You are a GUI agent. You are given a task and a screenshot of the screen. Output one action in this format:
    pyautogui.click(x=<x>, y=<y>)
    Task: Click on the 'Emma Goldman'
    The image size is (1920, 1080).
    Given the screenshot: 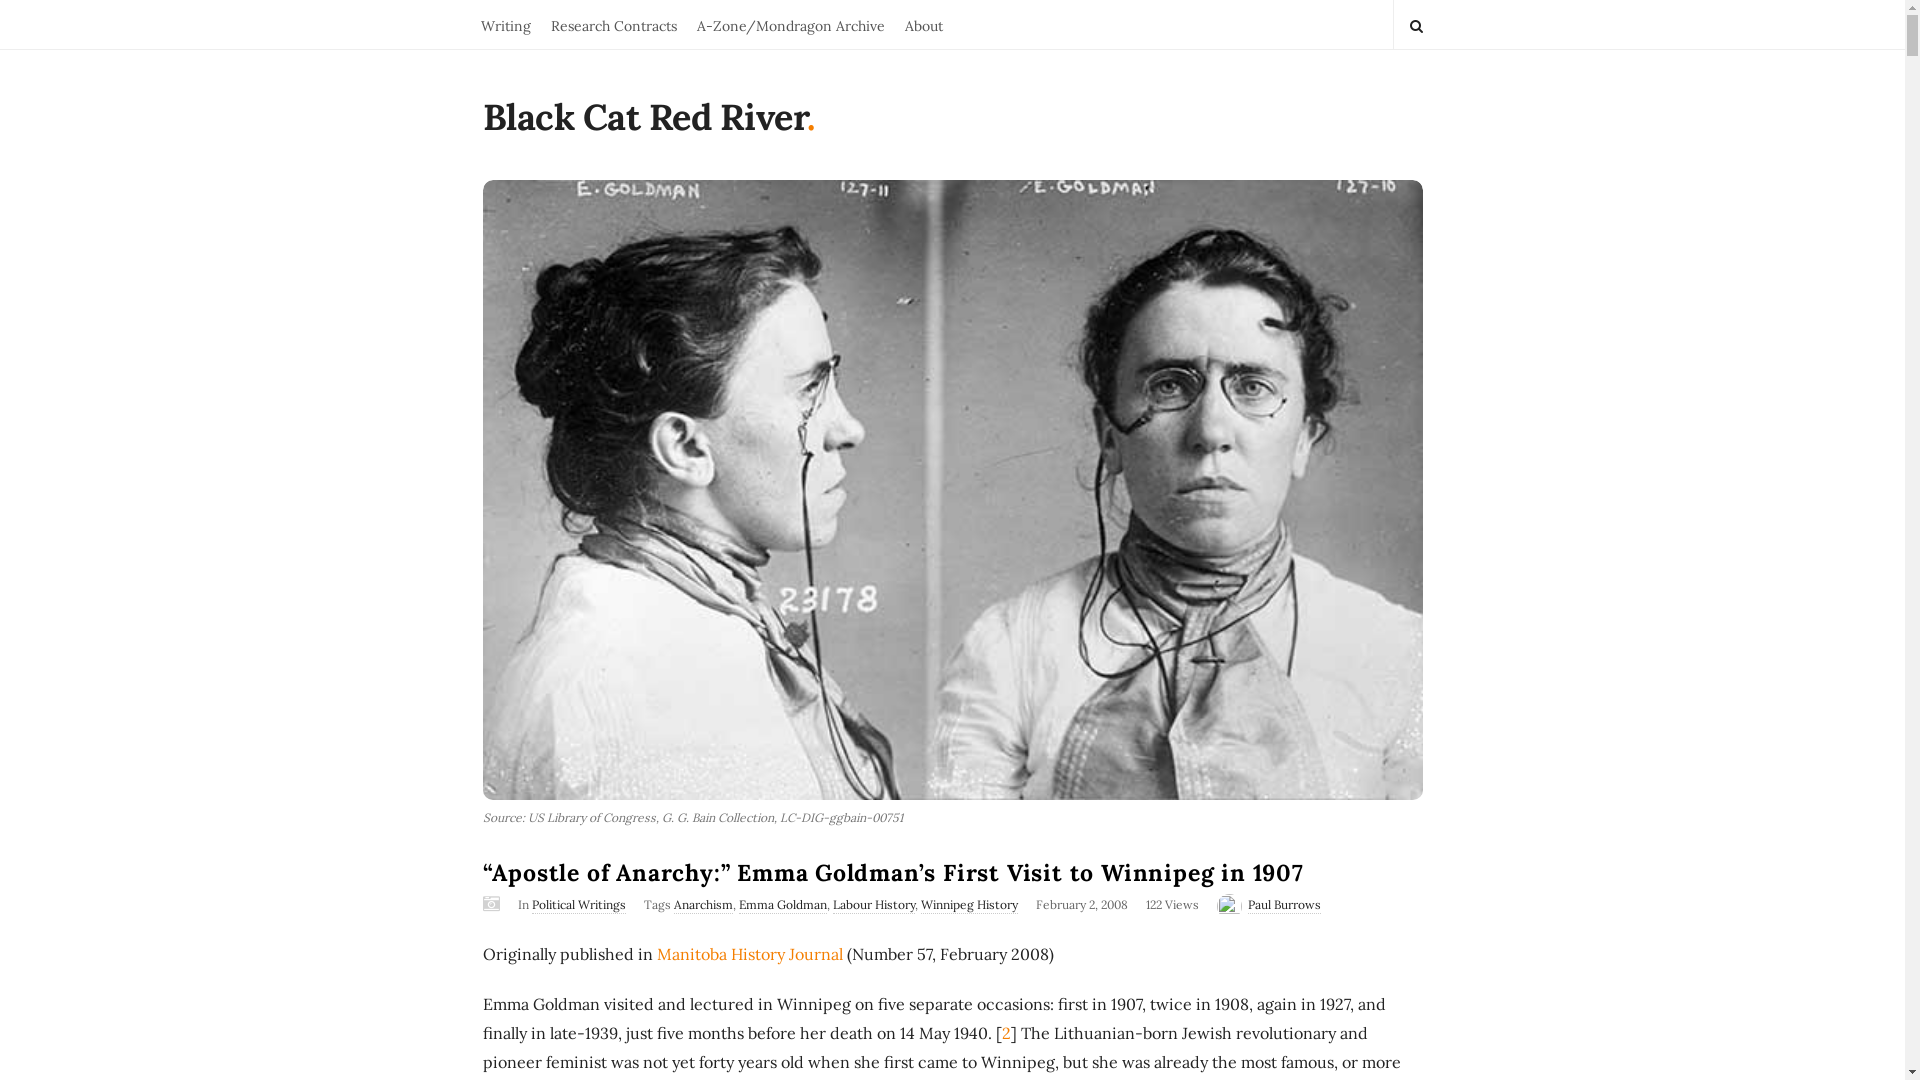 What is the action you would take?
    pyautogui.click(x=781, y=905)
    